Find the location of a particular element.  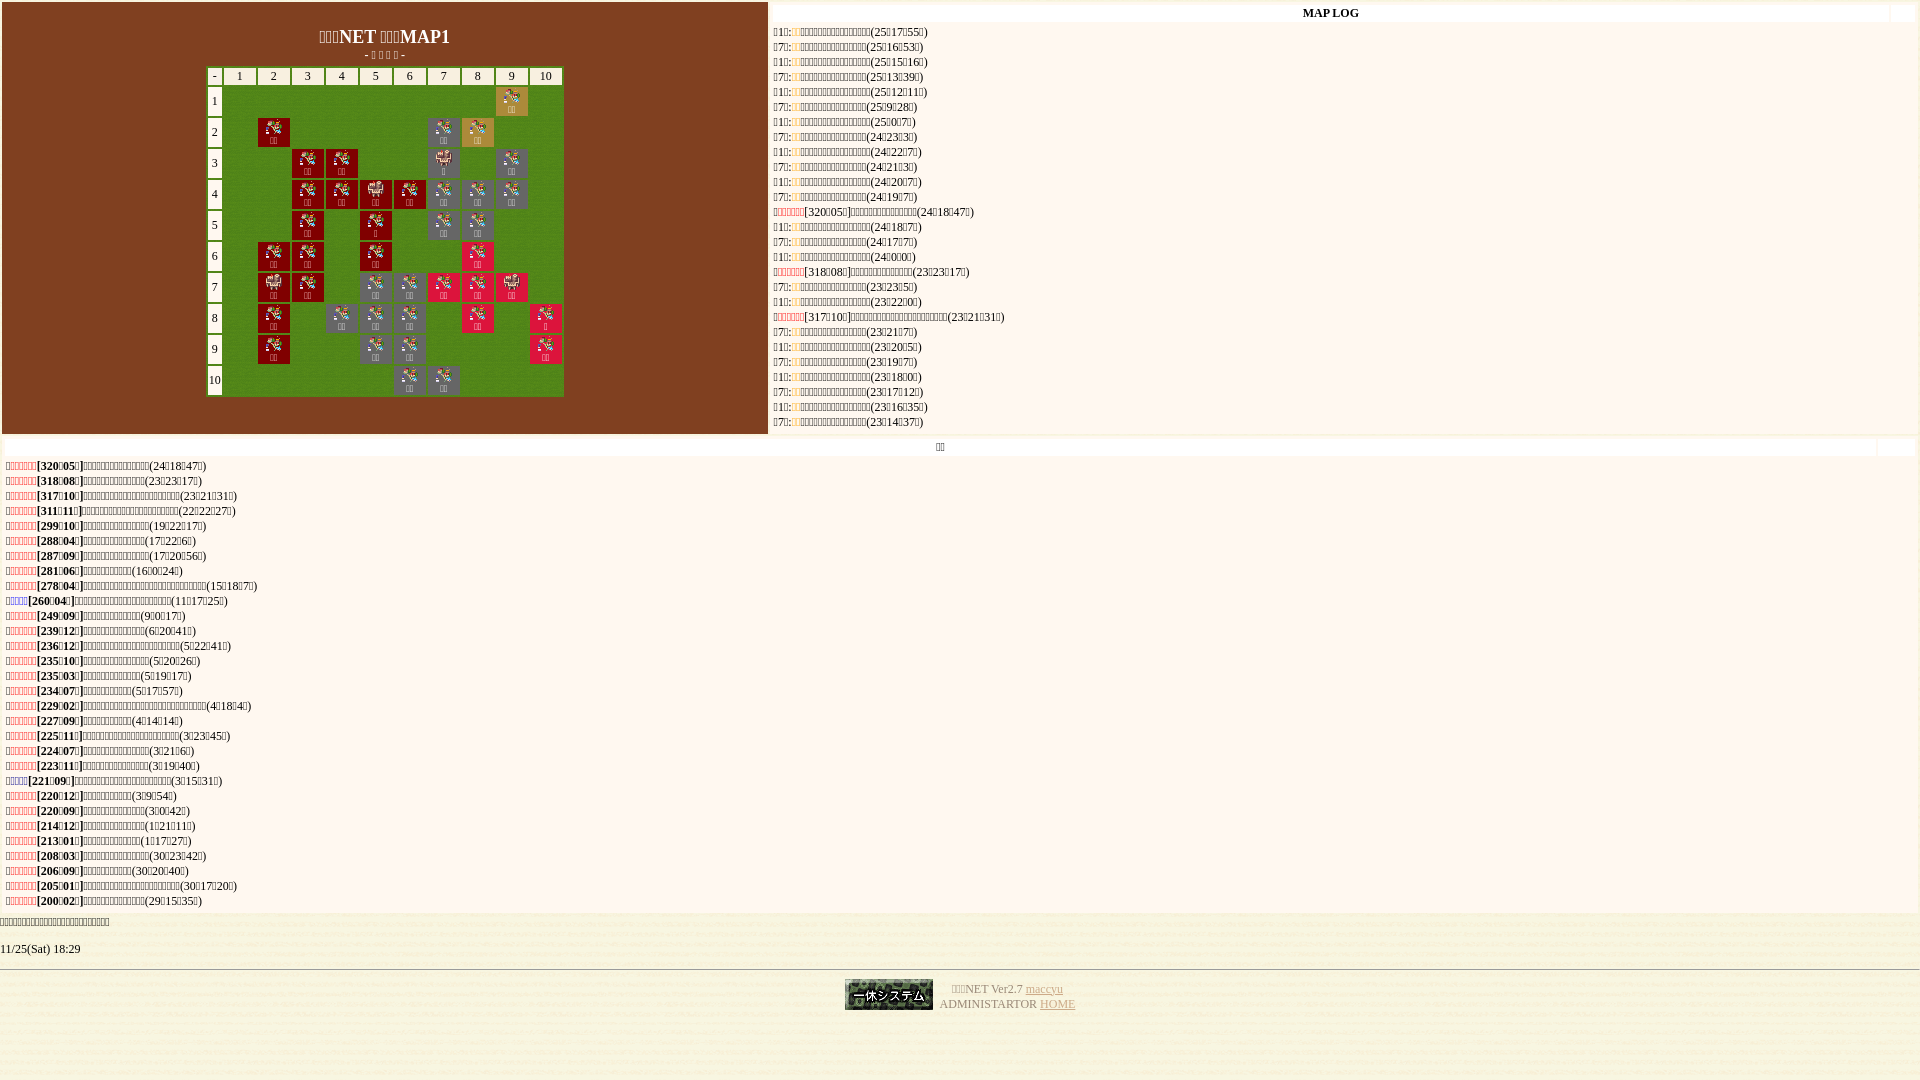

'HOME' is located at coordinates (1056, 1002).